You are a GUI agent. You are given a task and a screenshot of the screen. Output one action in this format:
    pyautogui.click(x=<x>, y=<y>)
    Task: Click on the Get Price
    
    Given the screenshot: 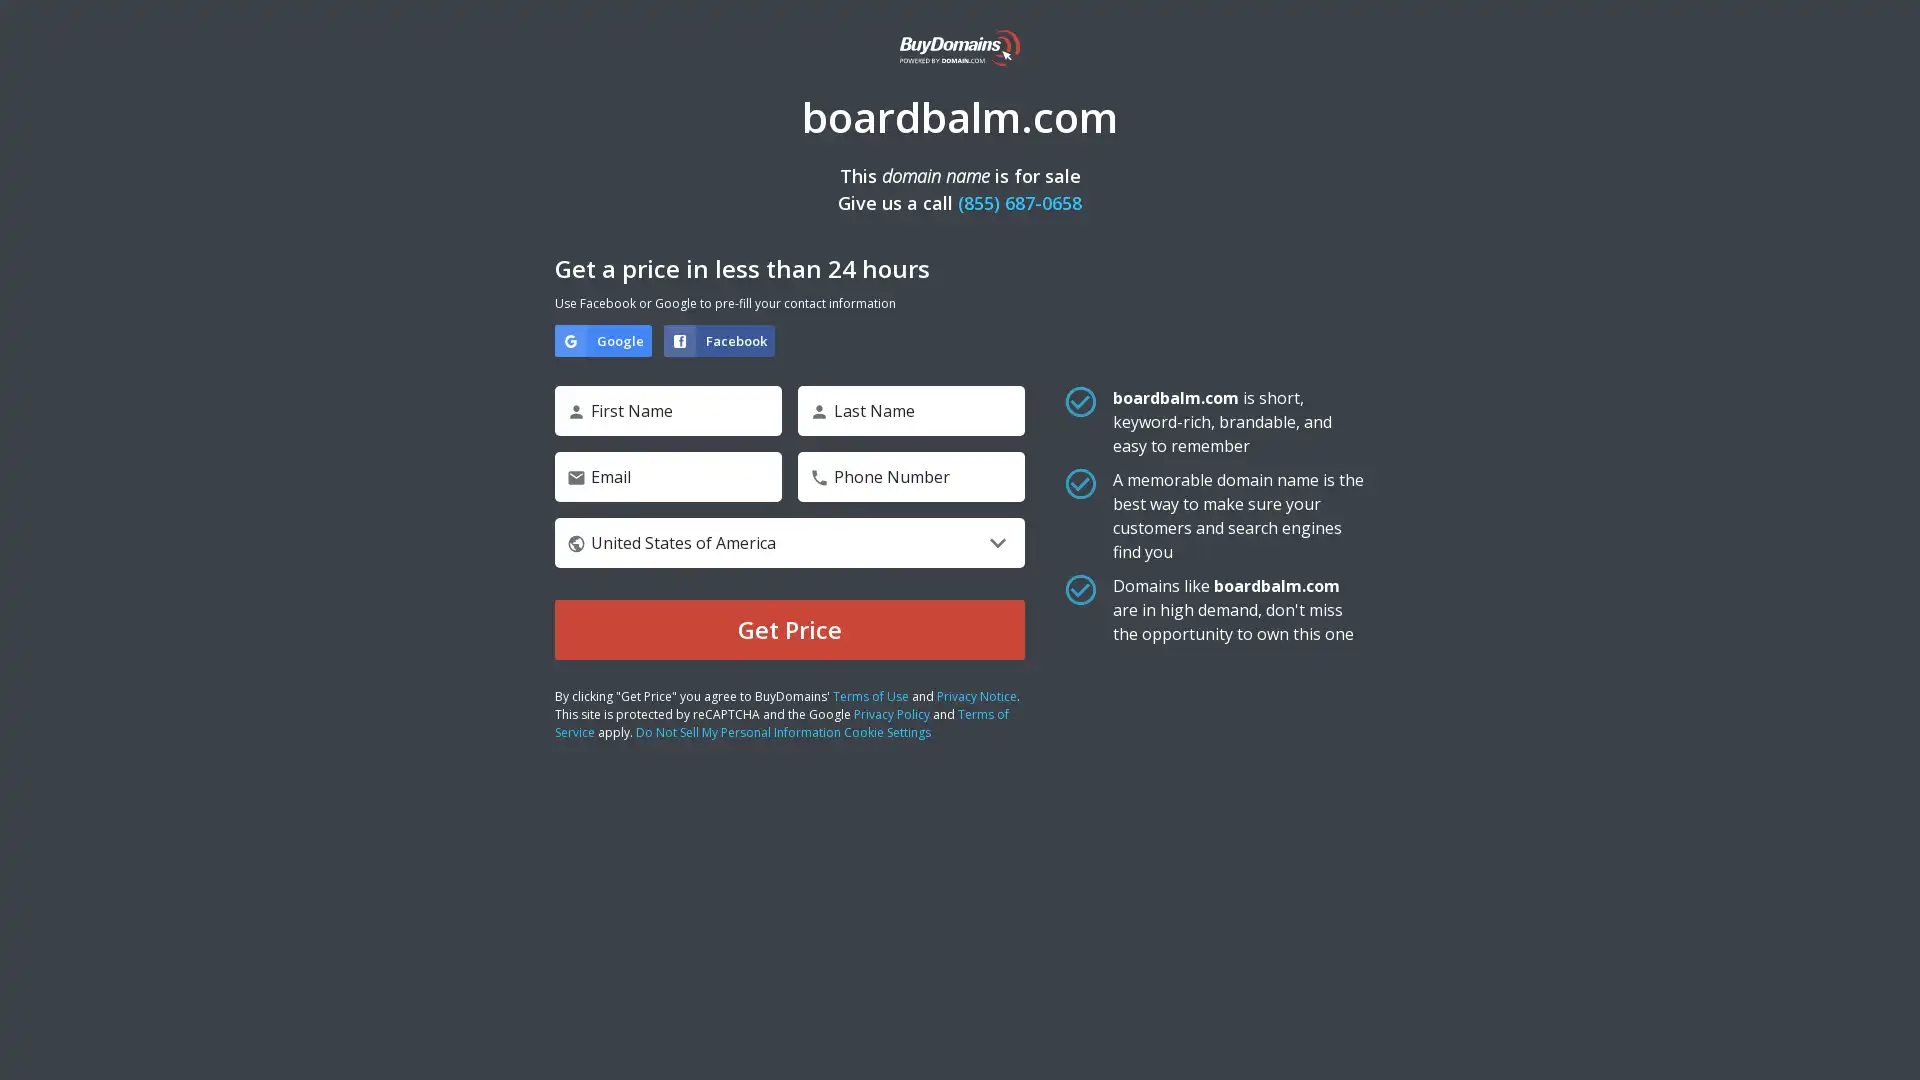 What is the action you would take?
    pyautogui.click(x=789, y=628)
    